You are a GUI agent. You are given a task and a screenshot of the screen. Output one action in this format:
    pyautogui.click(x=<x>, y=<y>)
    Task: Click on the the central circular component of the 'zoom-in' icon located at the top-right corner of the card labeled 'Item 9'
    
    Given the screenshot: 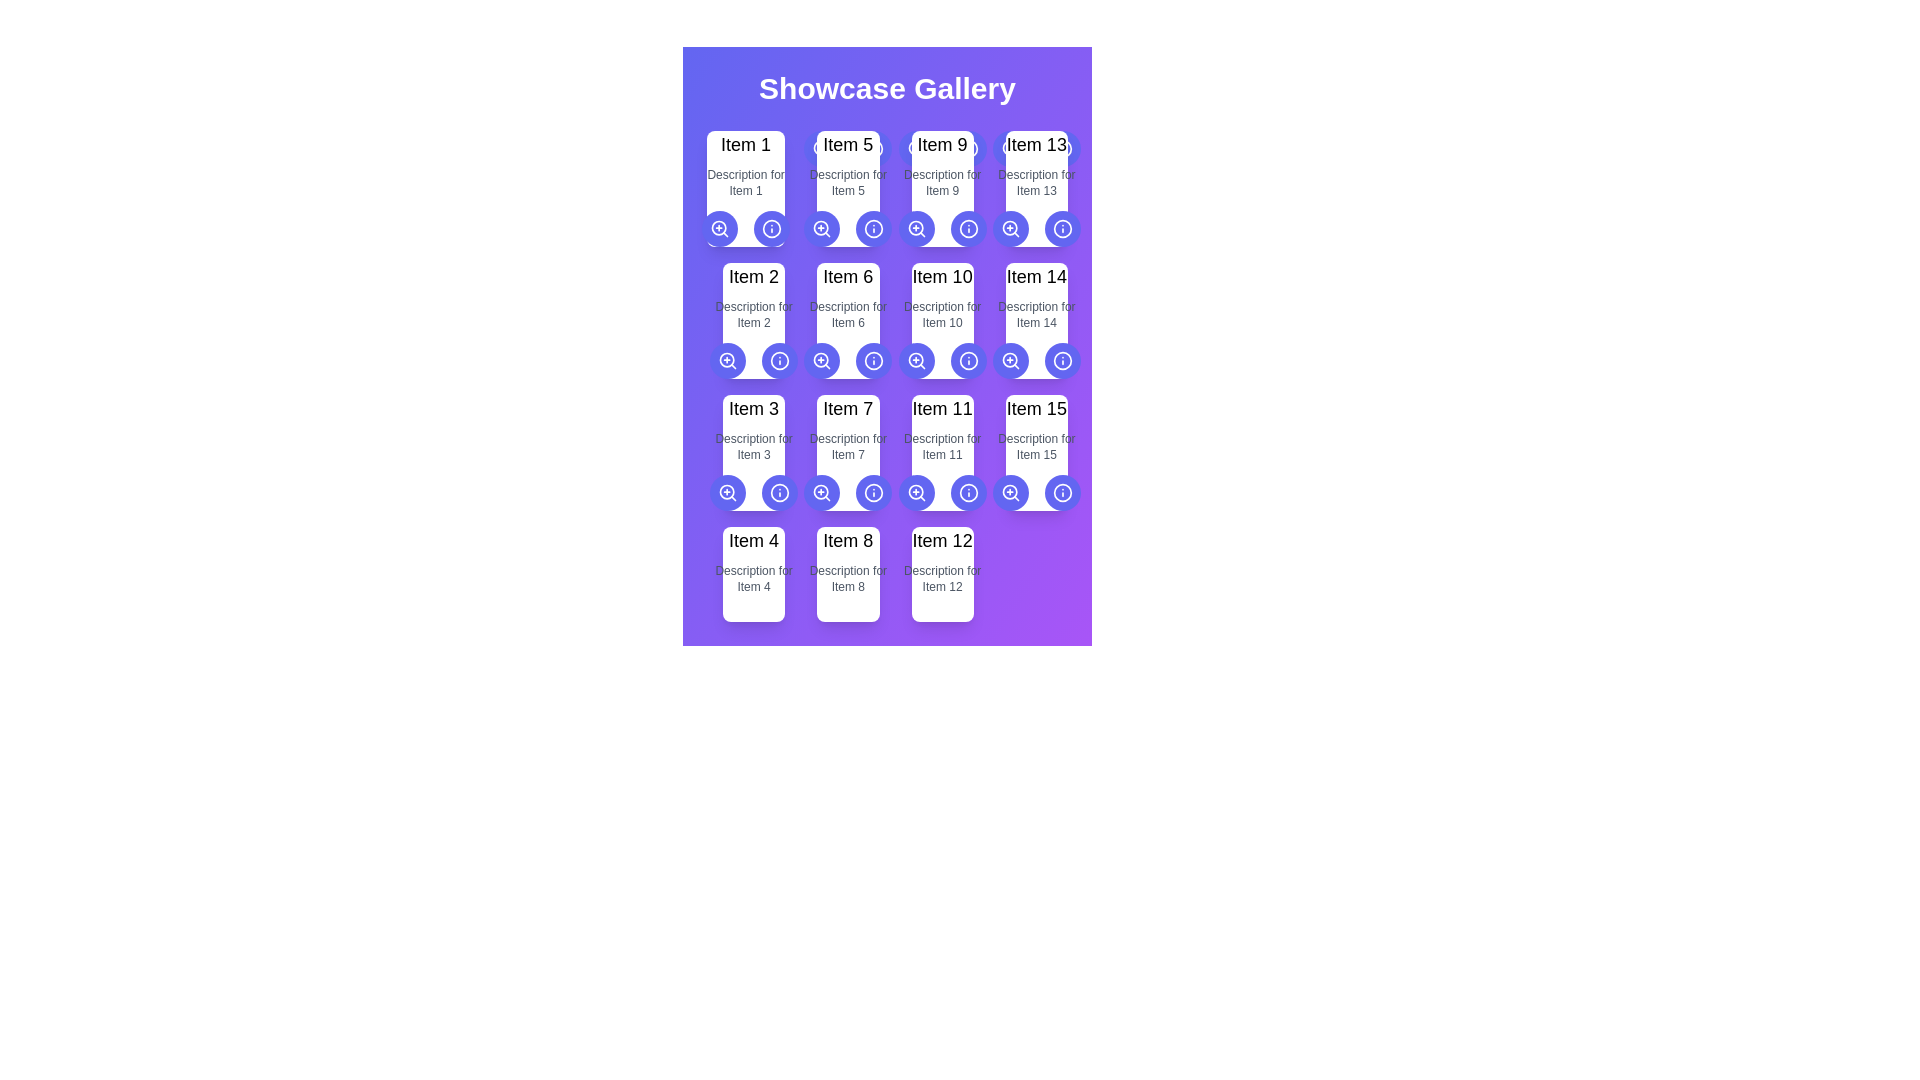 What is the action you would take?
    pyautogui.click(x=914, y=227)
    